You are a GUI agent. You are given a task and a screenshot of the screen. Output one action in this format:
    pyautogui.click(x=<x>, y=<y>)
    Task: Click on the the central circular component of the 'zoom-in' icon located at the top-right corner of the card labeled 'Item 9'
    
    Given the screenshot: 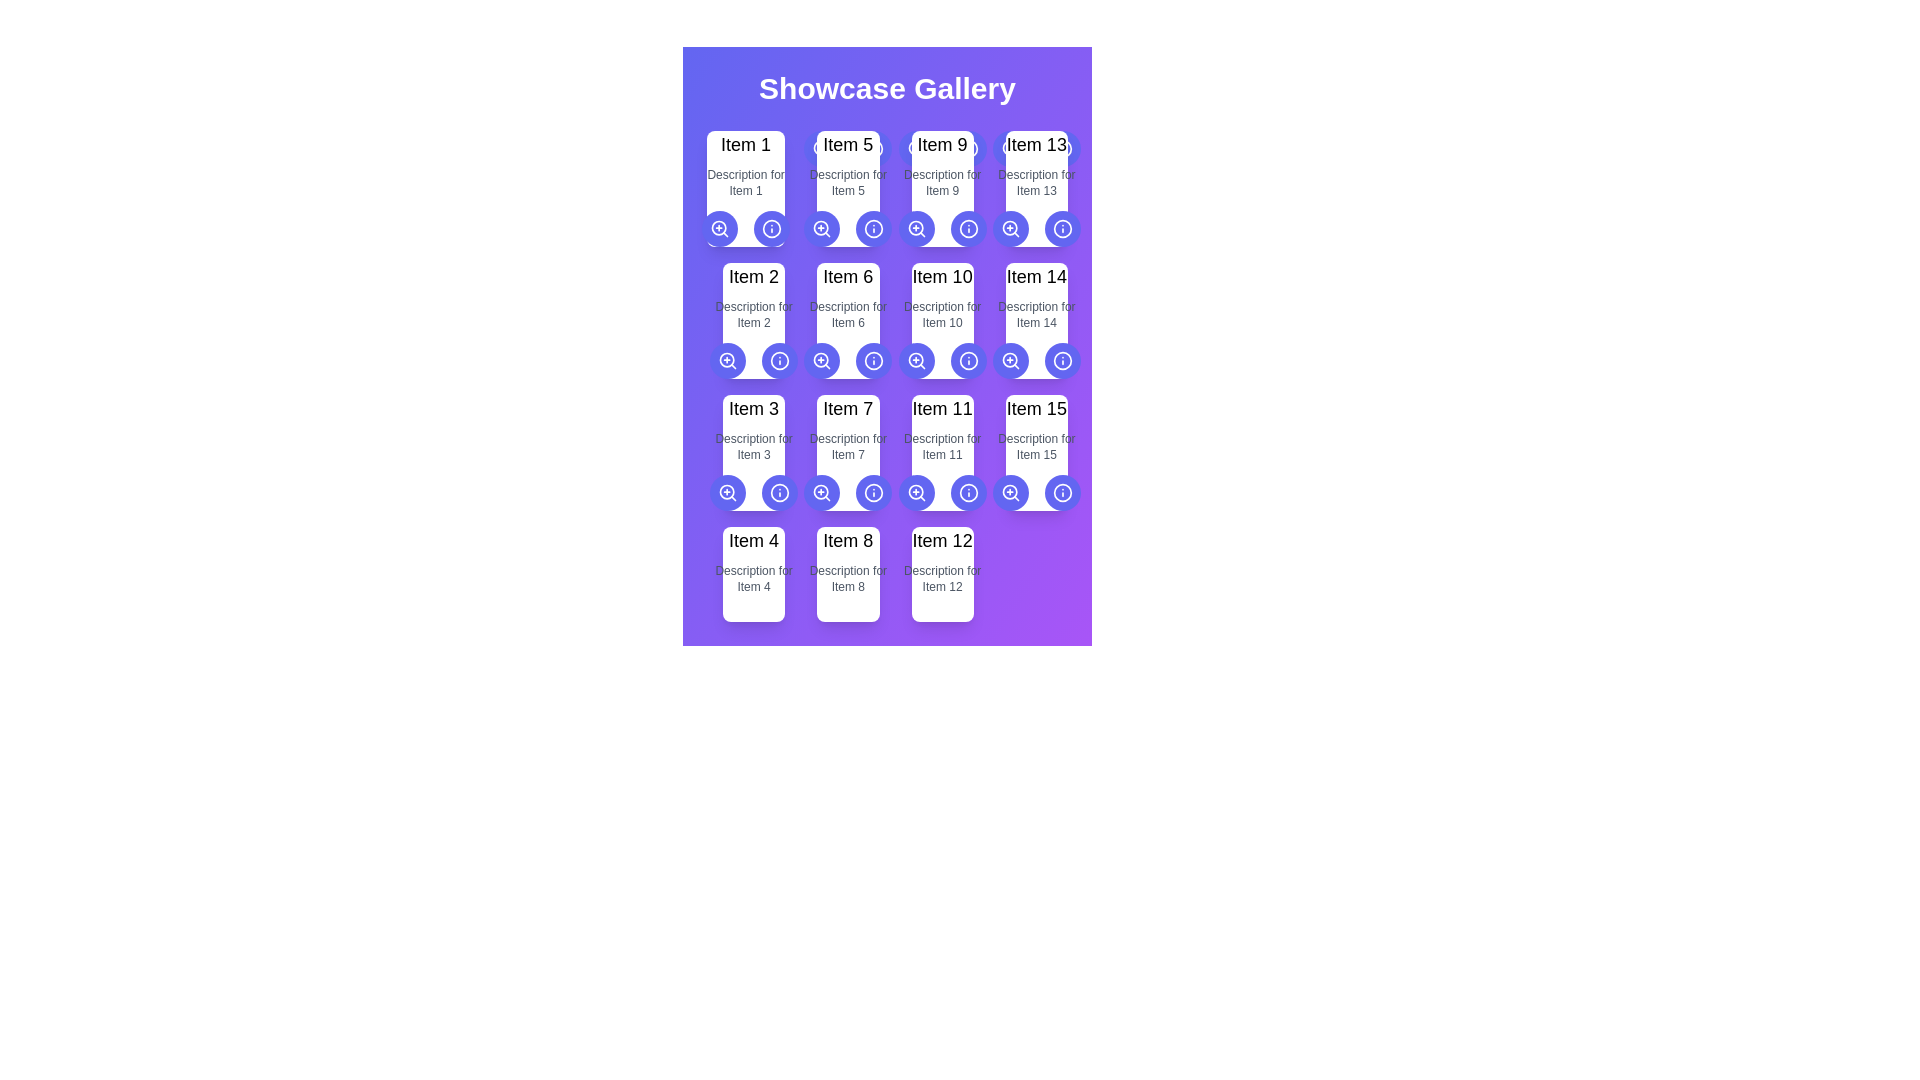 What is the action you would take?
    pyautogui.click(x=914, y=227)
    